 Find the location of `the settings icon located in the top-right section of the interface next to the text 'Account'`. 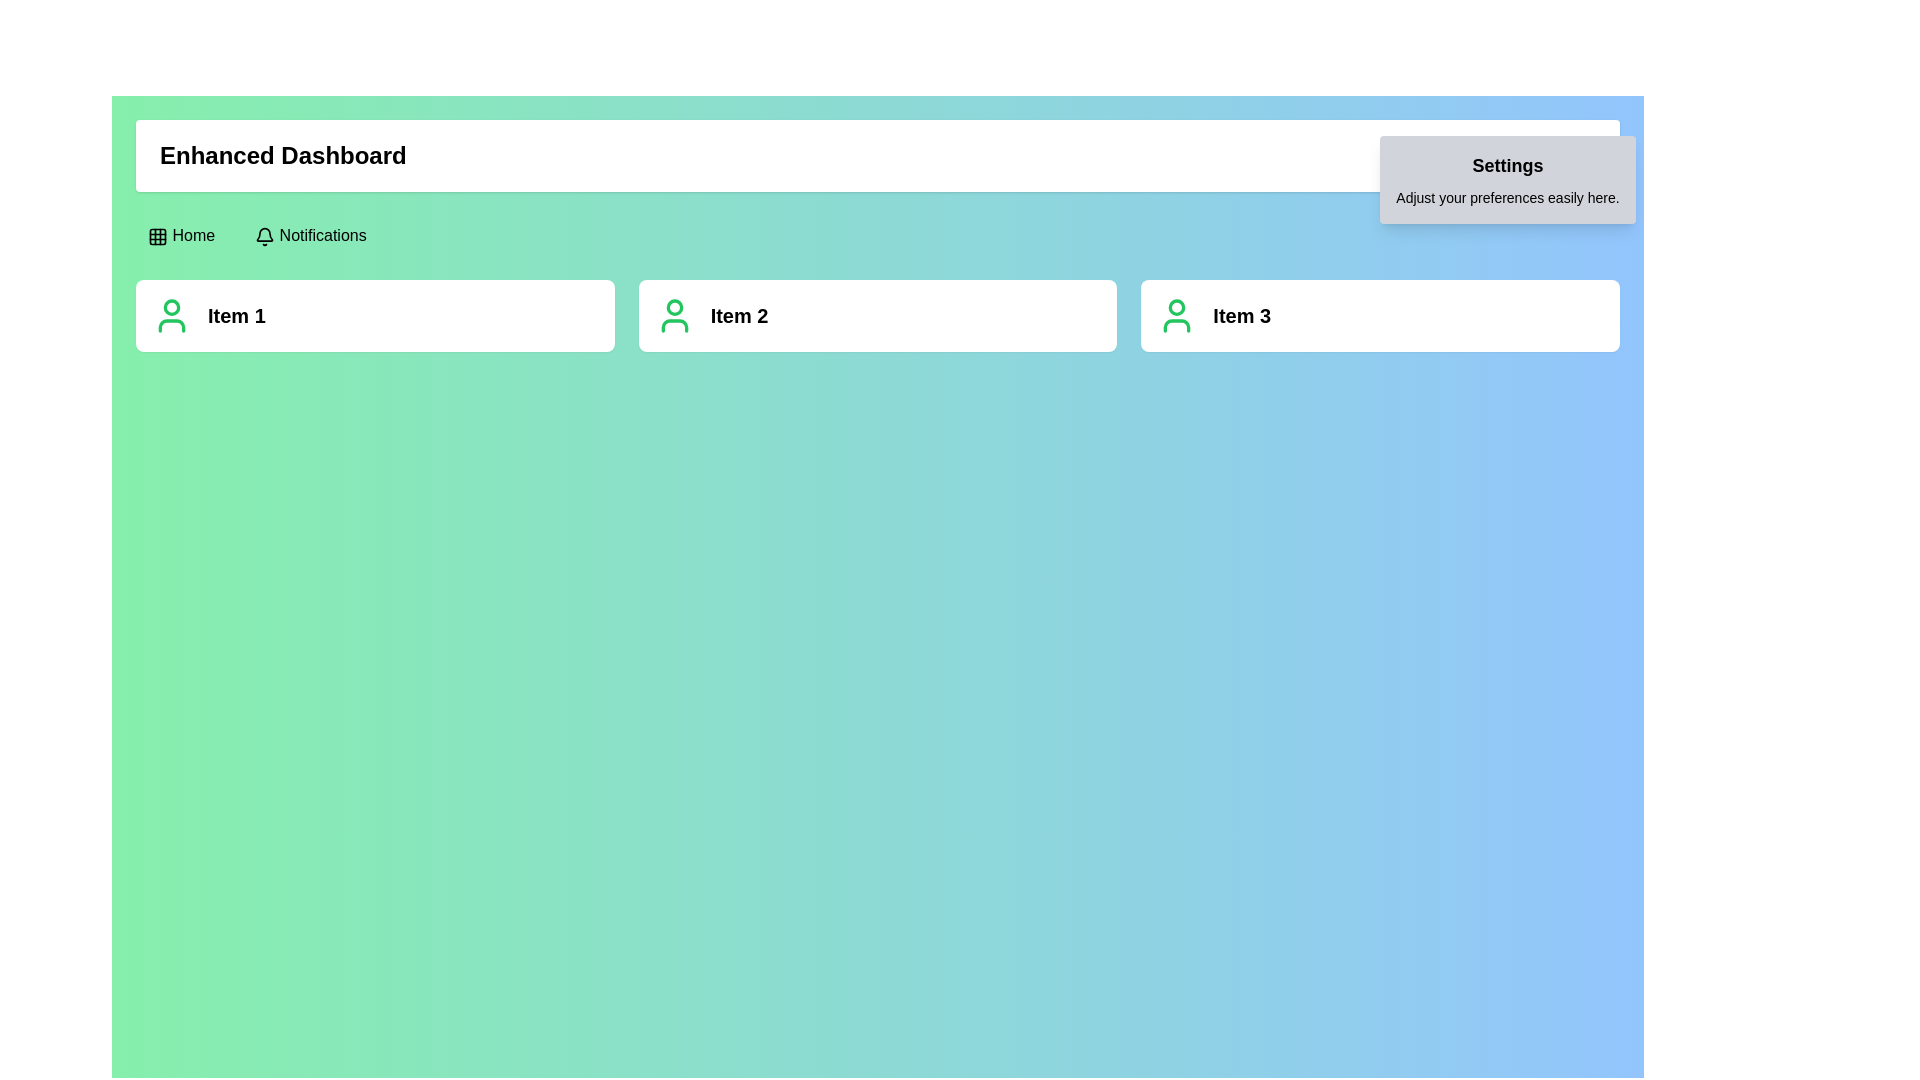

the settings icon located in the top-right section of the interface next to the text 'Account' is located at coordinates (1478, 154).